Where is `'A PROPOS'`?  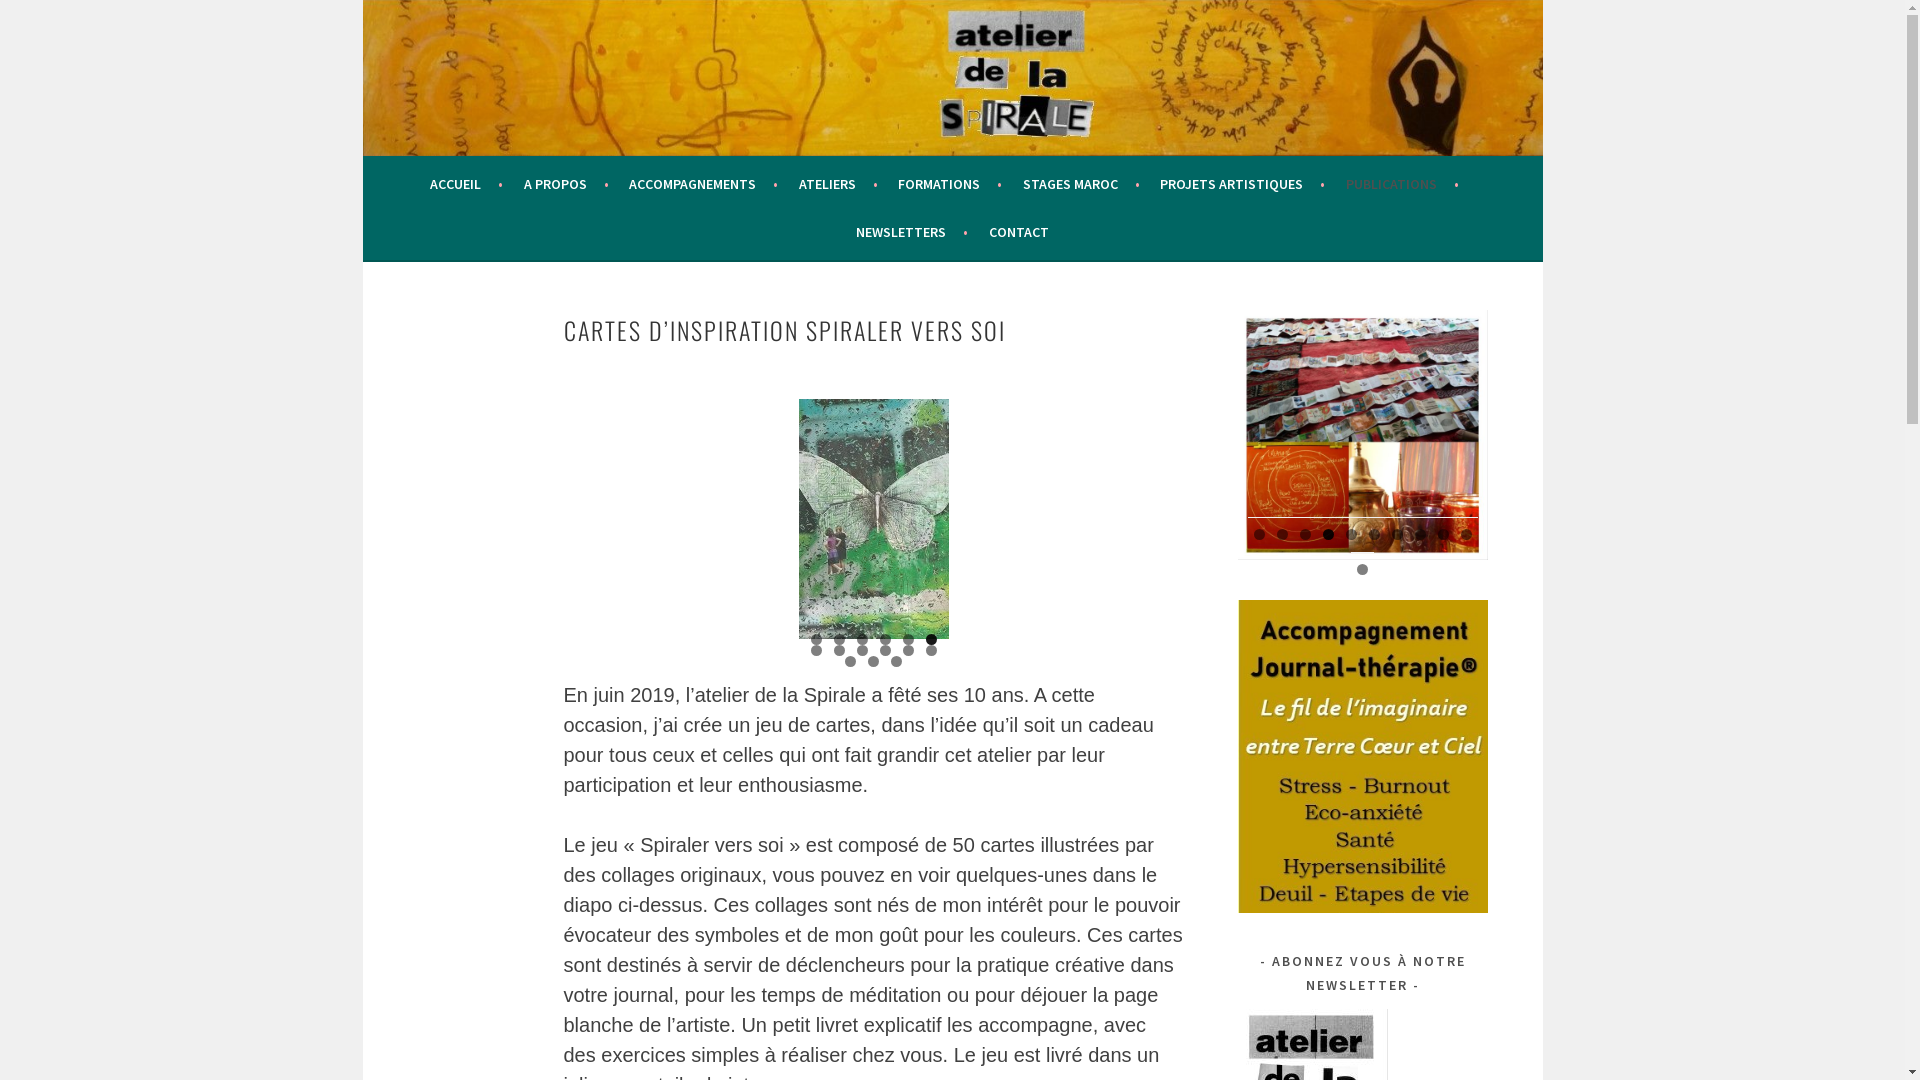
'A PROPOS' is located at coordinates (565, 184).